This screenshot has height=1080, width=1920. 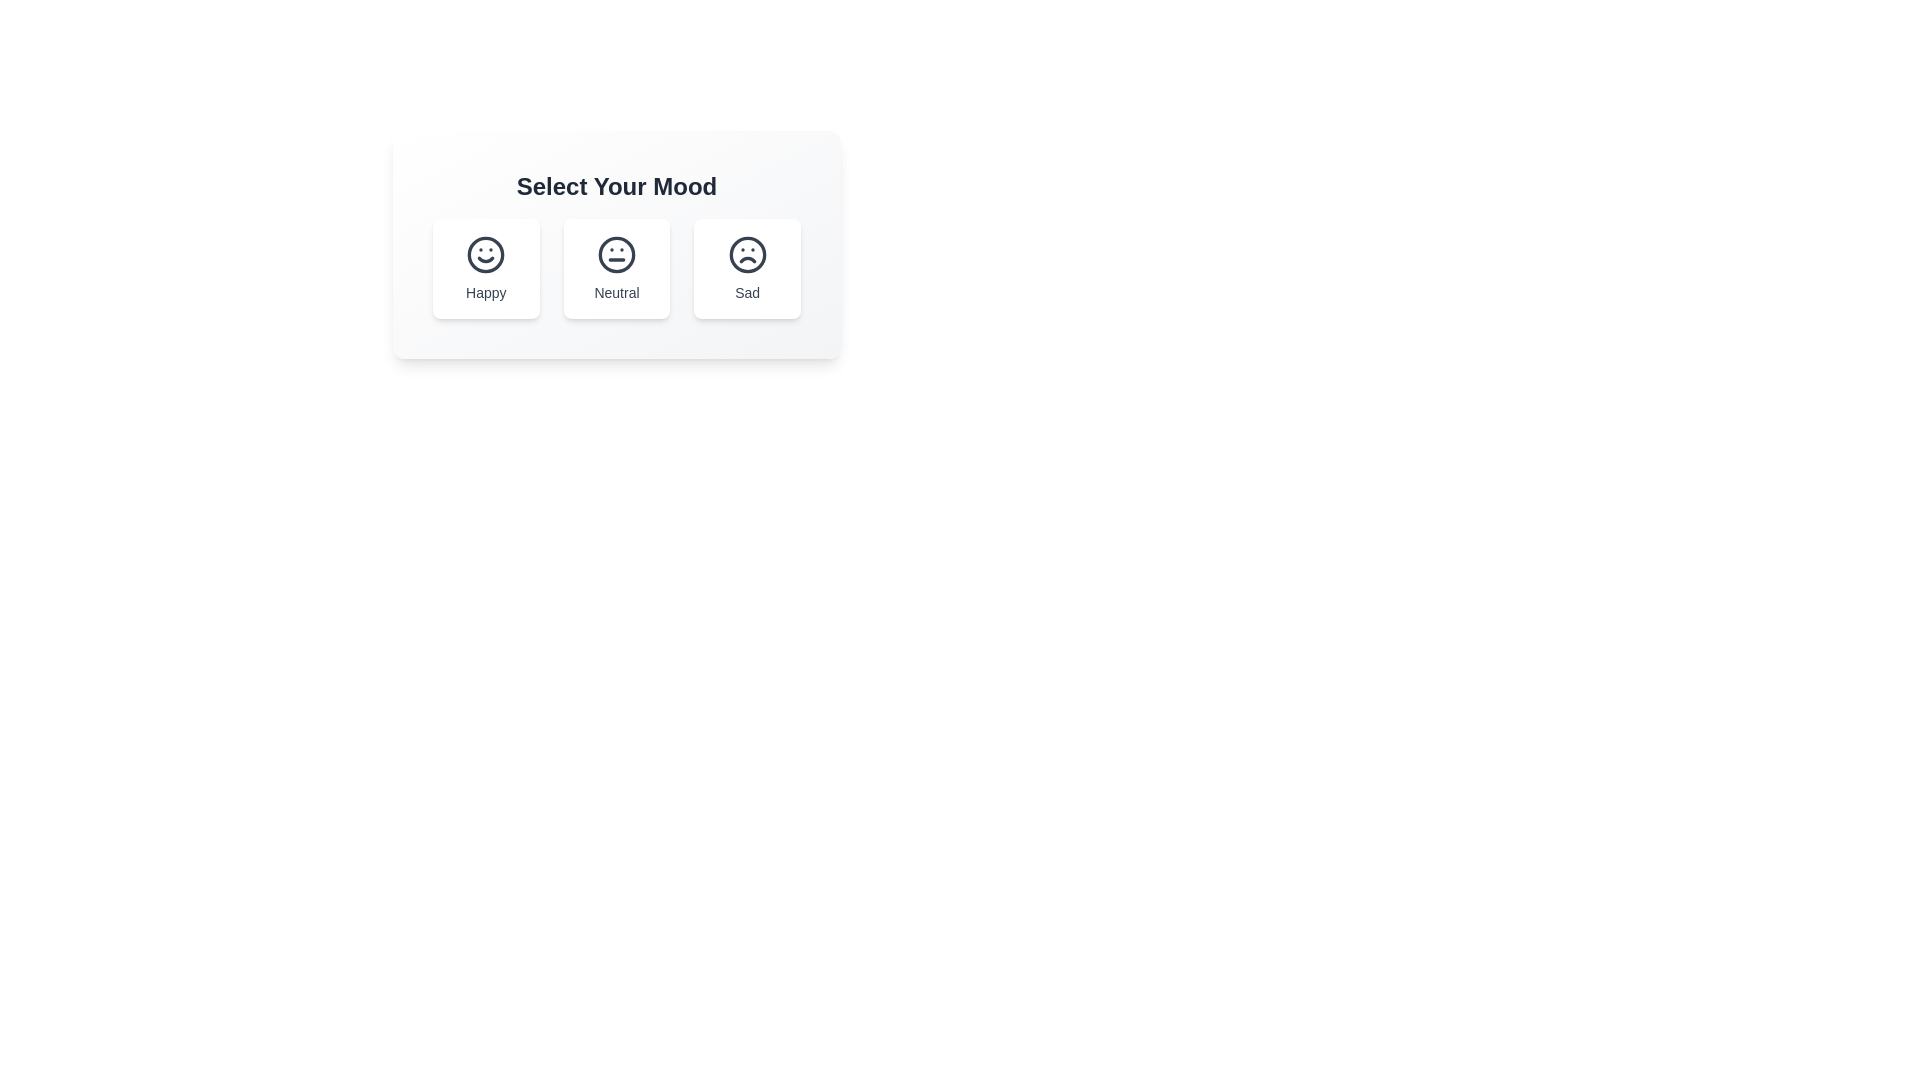 I want to click on the Neutral button to select the corresponding mood, so click(x=616, y=268).